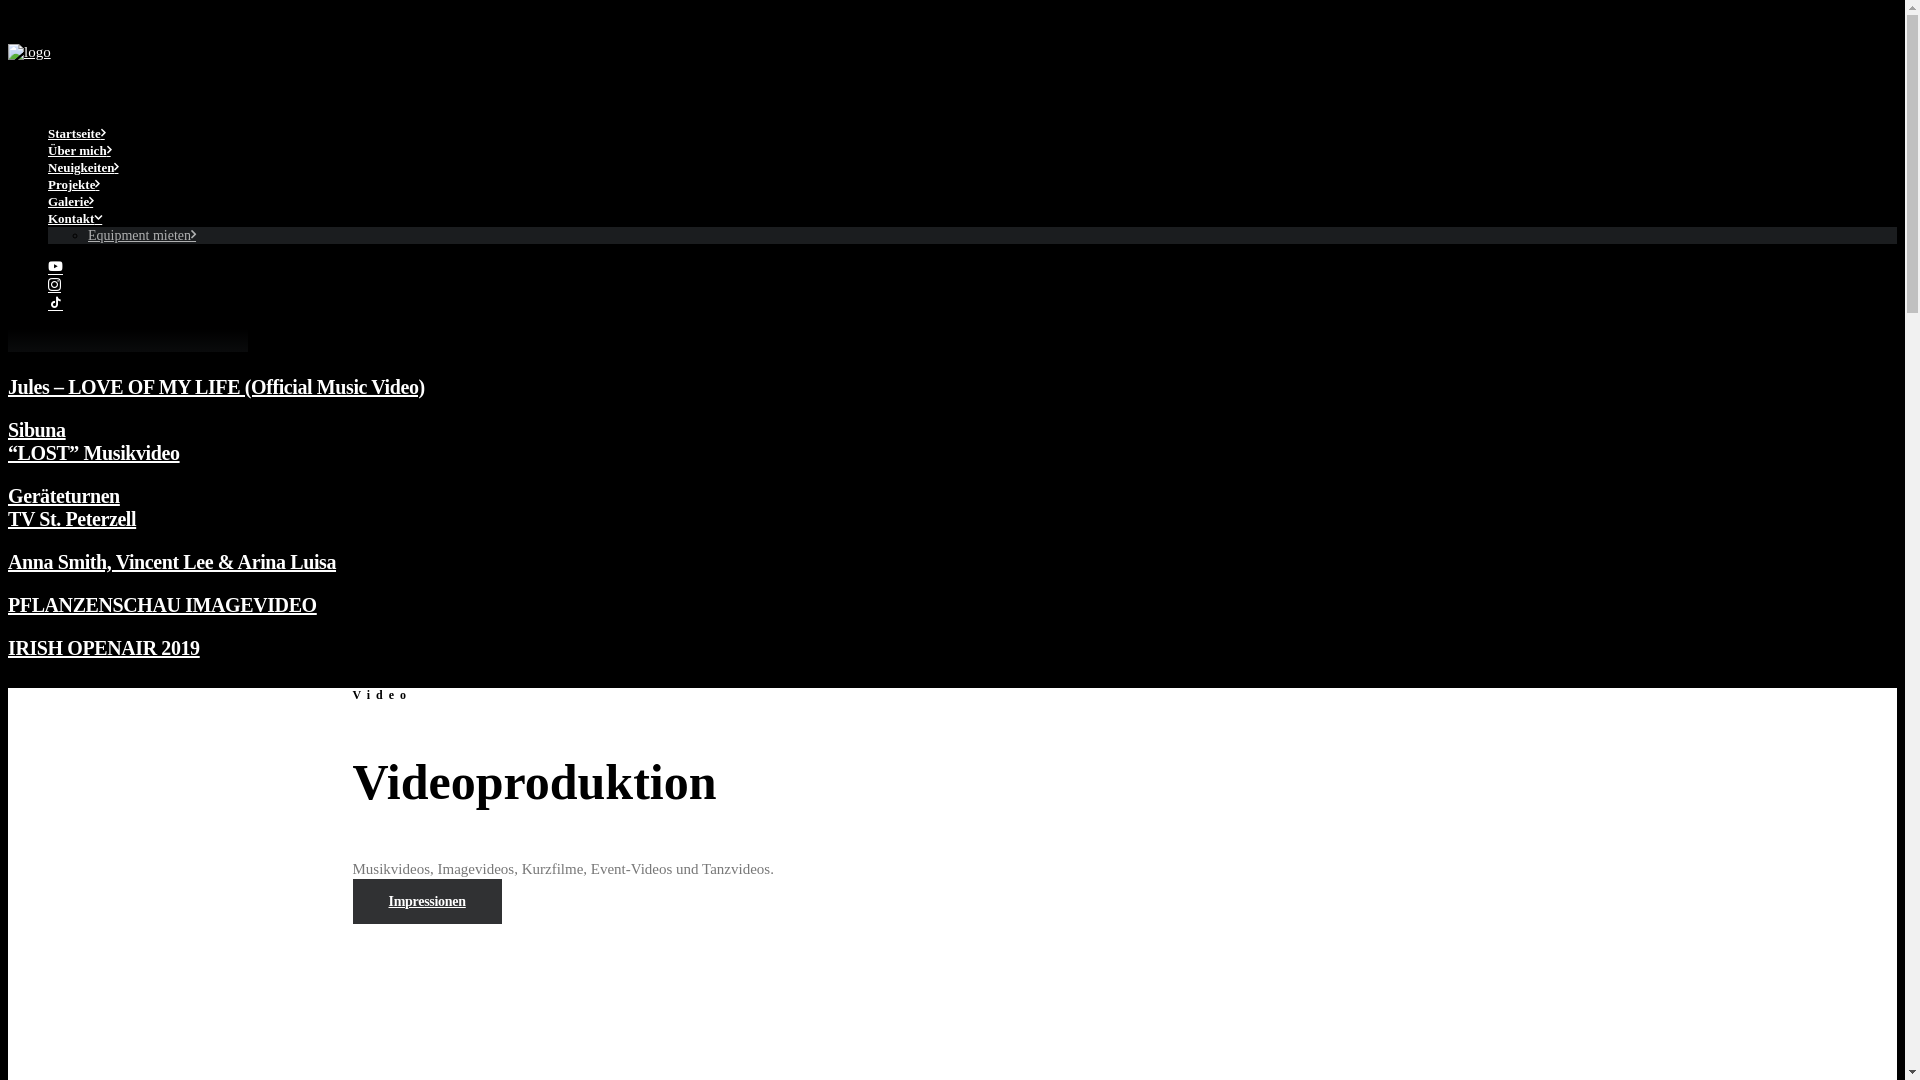 This screenshot has height=1080, width=1920. I want to click on 'Equipment mieten', so click(86, 234).